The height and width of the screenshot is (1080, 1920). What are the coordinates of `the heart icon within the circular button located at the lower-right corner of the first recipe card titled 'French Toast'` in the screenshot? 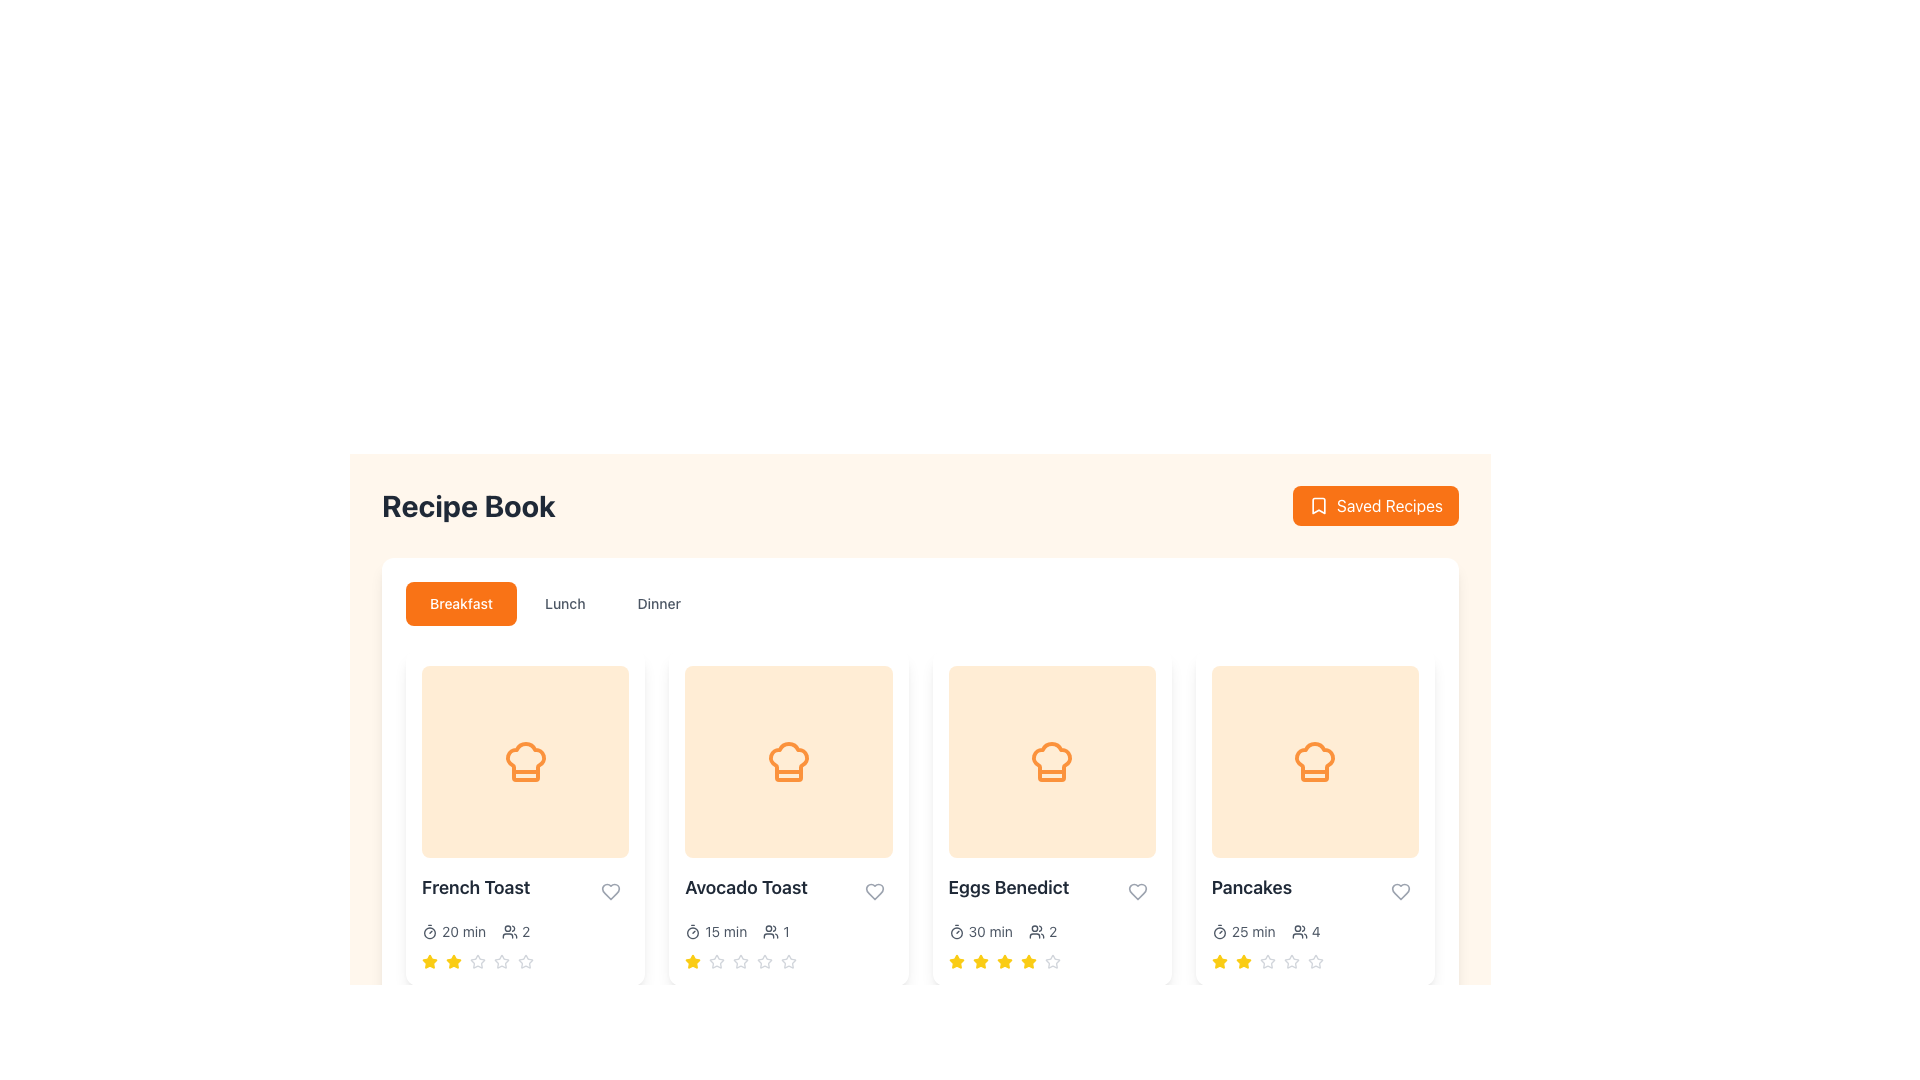 It's located at (610, 890).